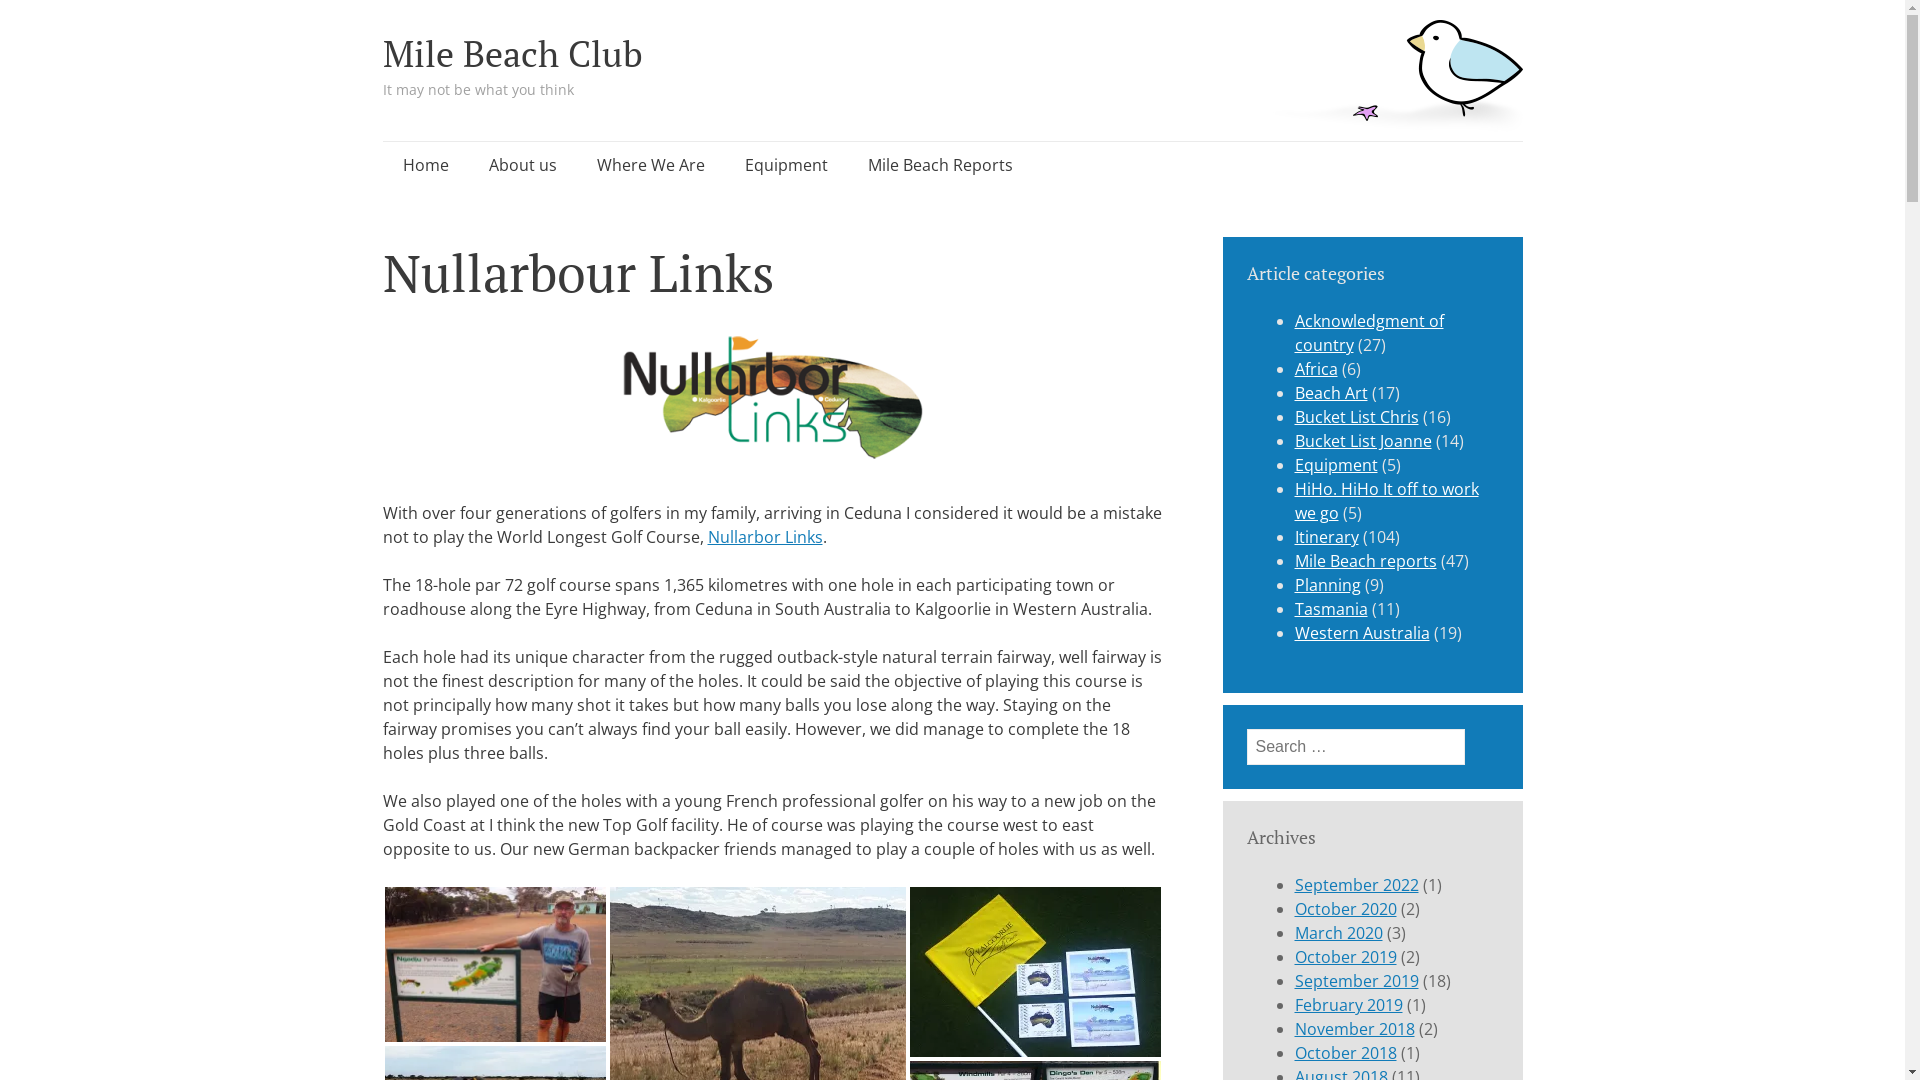 This screenshot has width=1920, height=1080. What do you see at coordinates (1363, 560) in the screenshot?
I see `'Mile Beach reports'` at bounding box center [1363, 560].